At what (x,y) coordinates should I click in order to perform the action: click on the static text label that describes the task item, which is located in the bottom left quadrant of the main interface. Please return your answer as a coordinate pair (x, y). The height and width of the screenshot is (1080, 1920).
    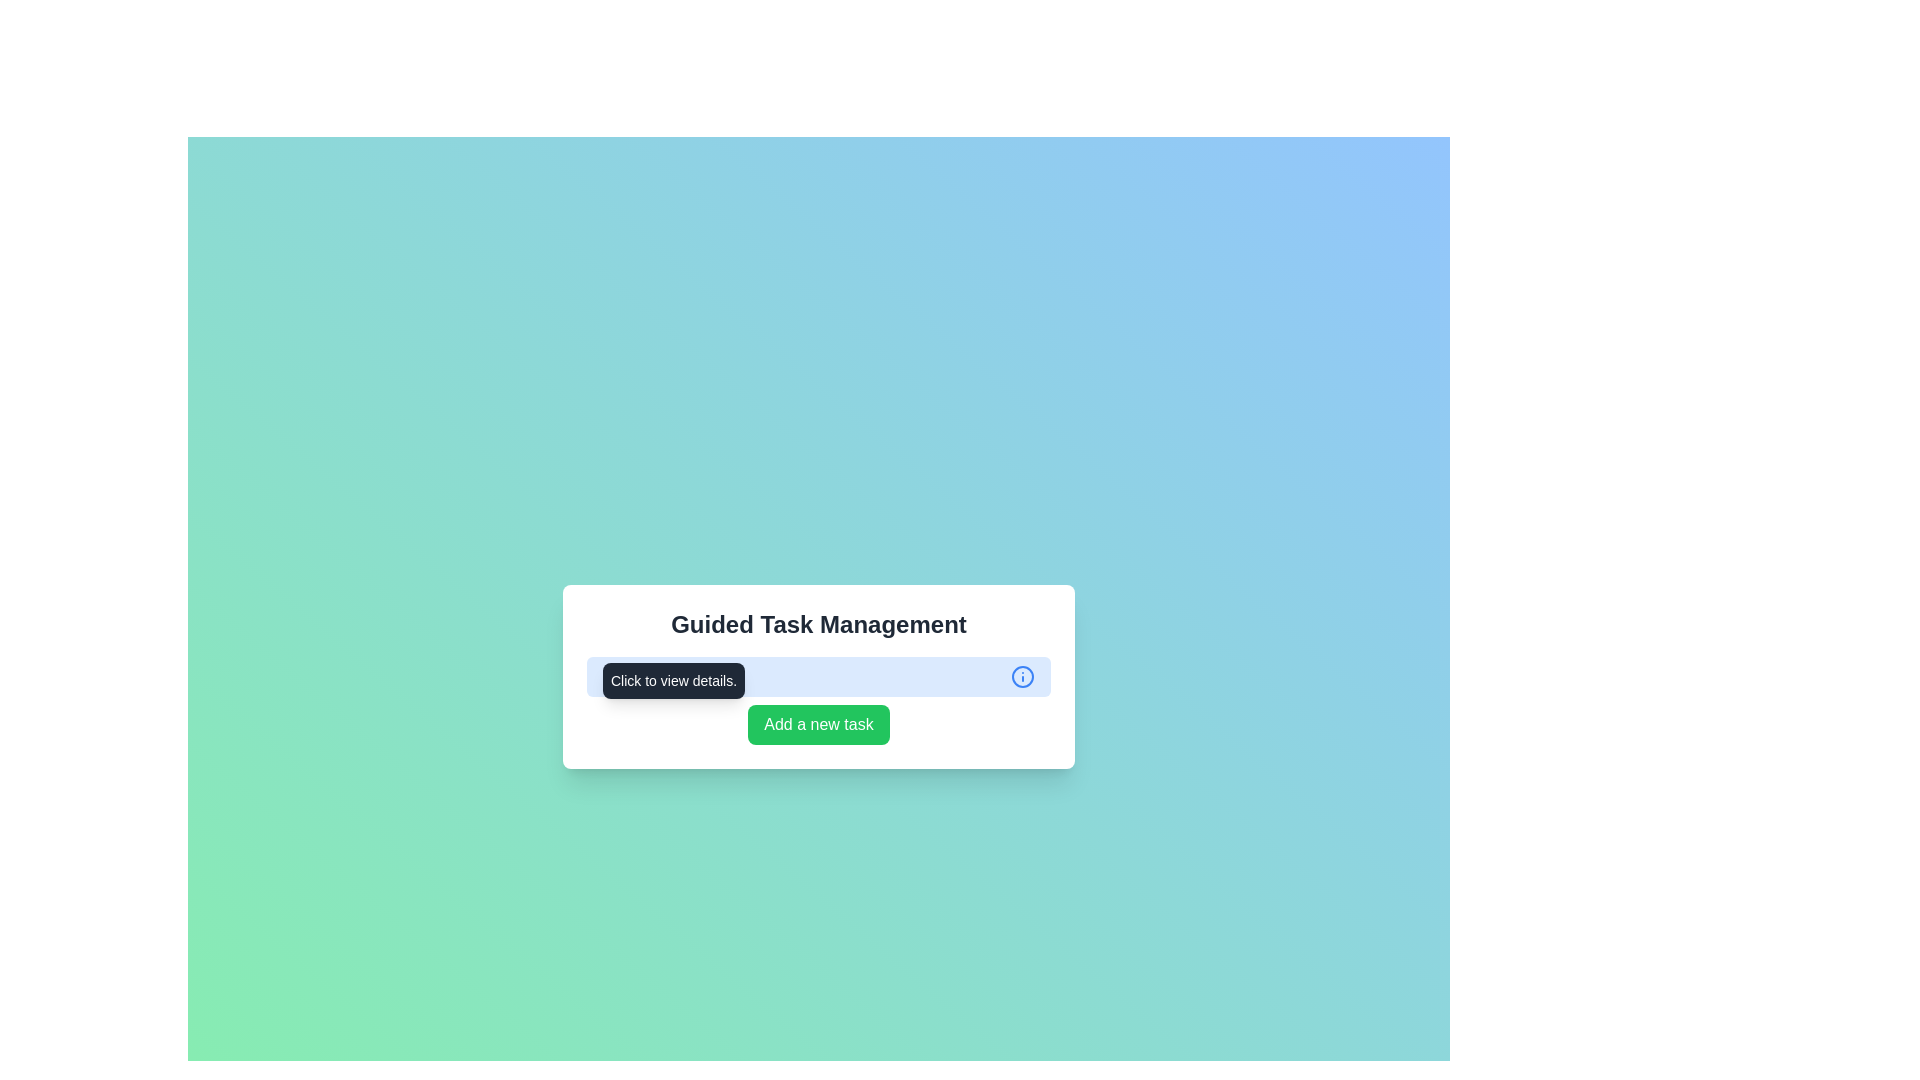
    Looking at the image, I should click on (625, 676).